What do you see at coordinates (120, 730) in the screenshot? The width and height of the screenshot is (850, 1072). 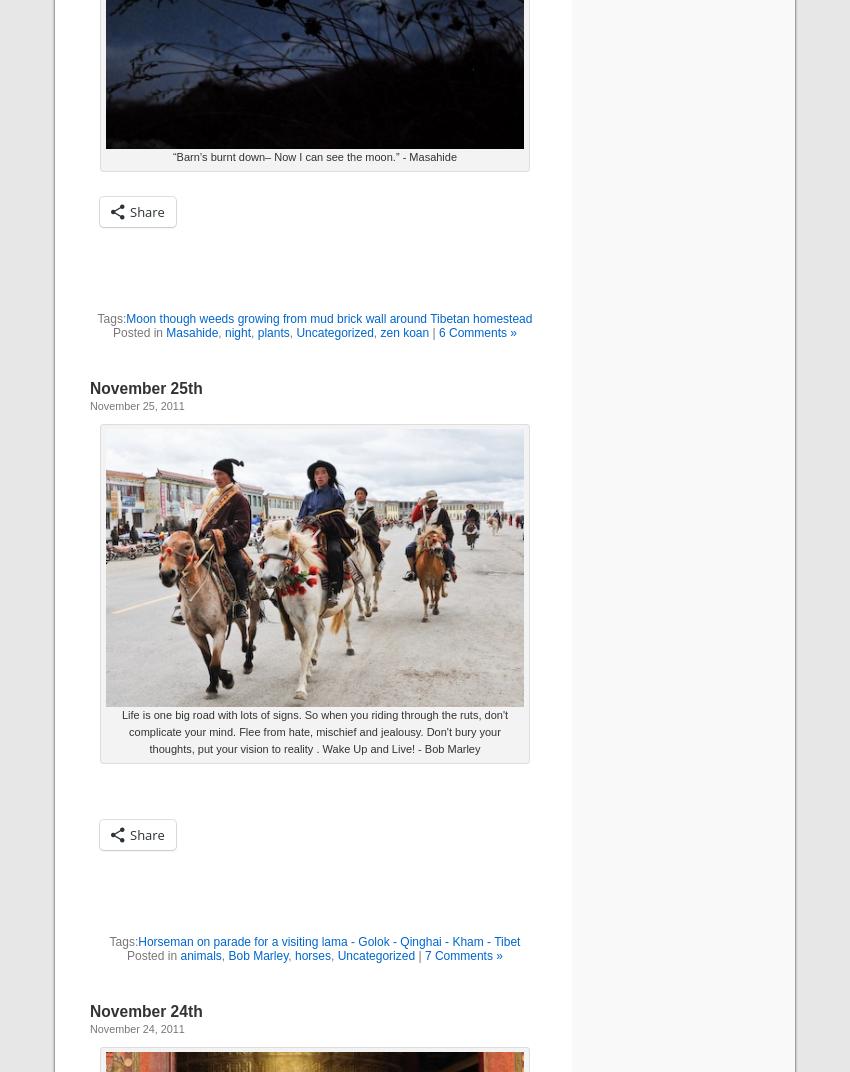 I see `'Life is one big road with lots of signs. So when you riding through the ruts, don't complicate your mind. Flee from hate, mischief and jealousy. Don't bury your thoughts, put your vision to reality . Wake Up and Live! - Bob Marley'` at bounding box center [120, 730].